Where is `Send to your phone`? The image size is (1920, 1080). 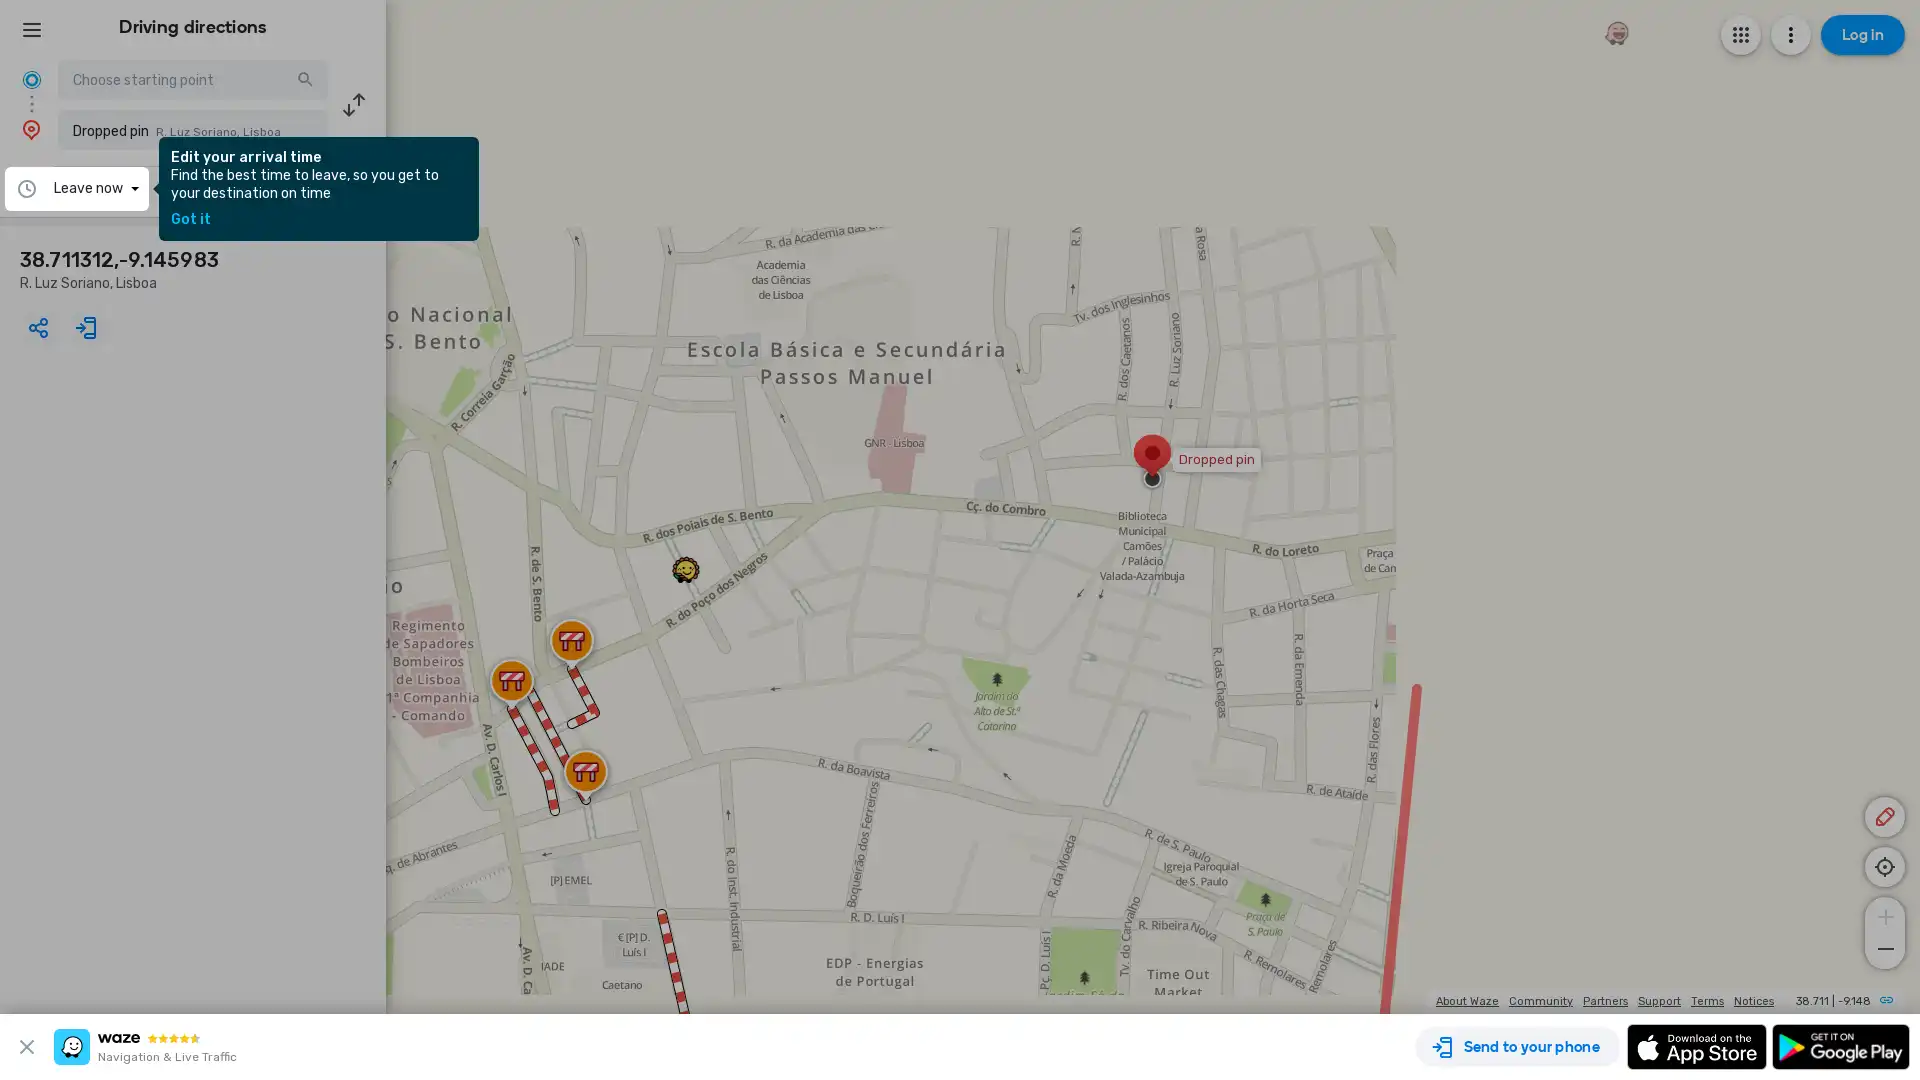
Send to your phone is located at coordinates (1517, 1045).